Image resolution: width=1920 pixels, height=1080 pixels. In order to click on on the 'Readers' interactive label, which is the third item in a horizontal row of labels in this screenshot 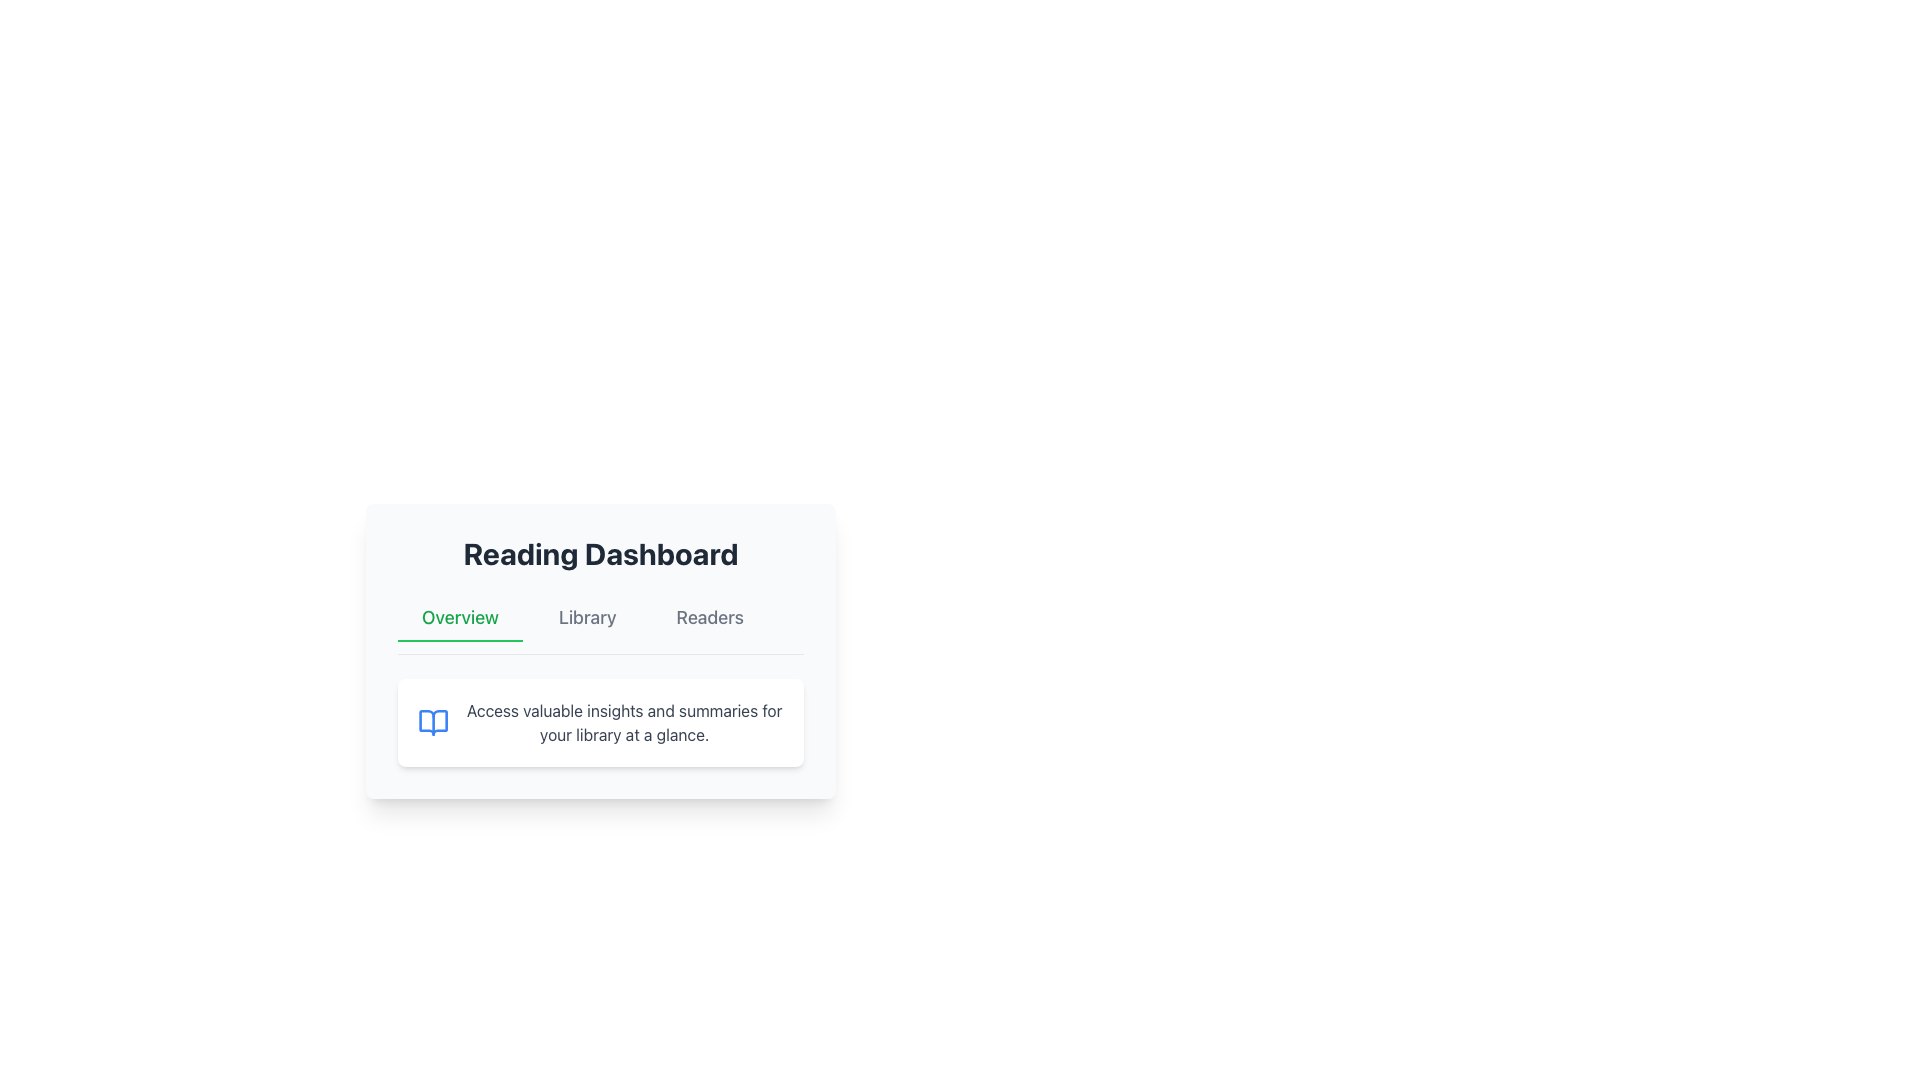, I will do `click(710, 617)`.